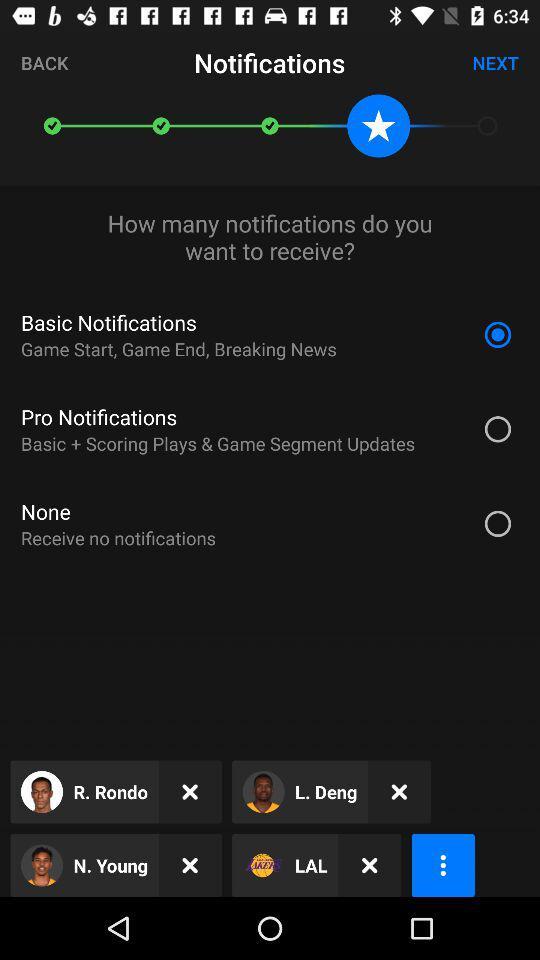 The width and height of the screenshot is (540, 960). Describe the element at coordinates (443, 864) in the screenshot. I see `options` at that location.